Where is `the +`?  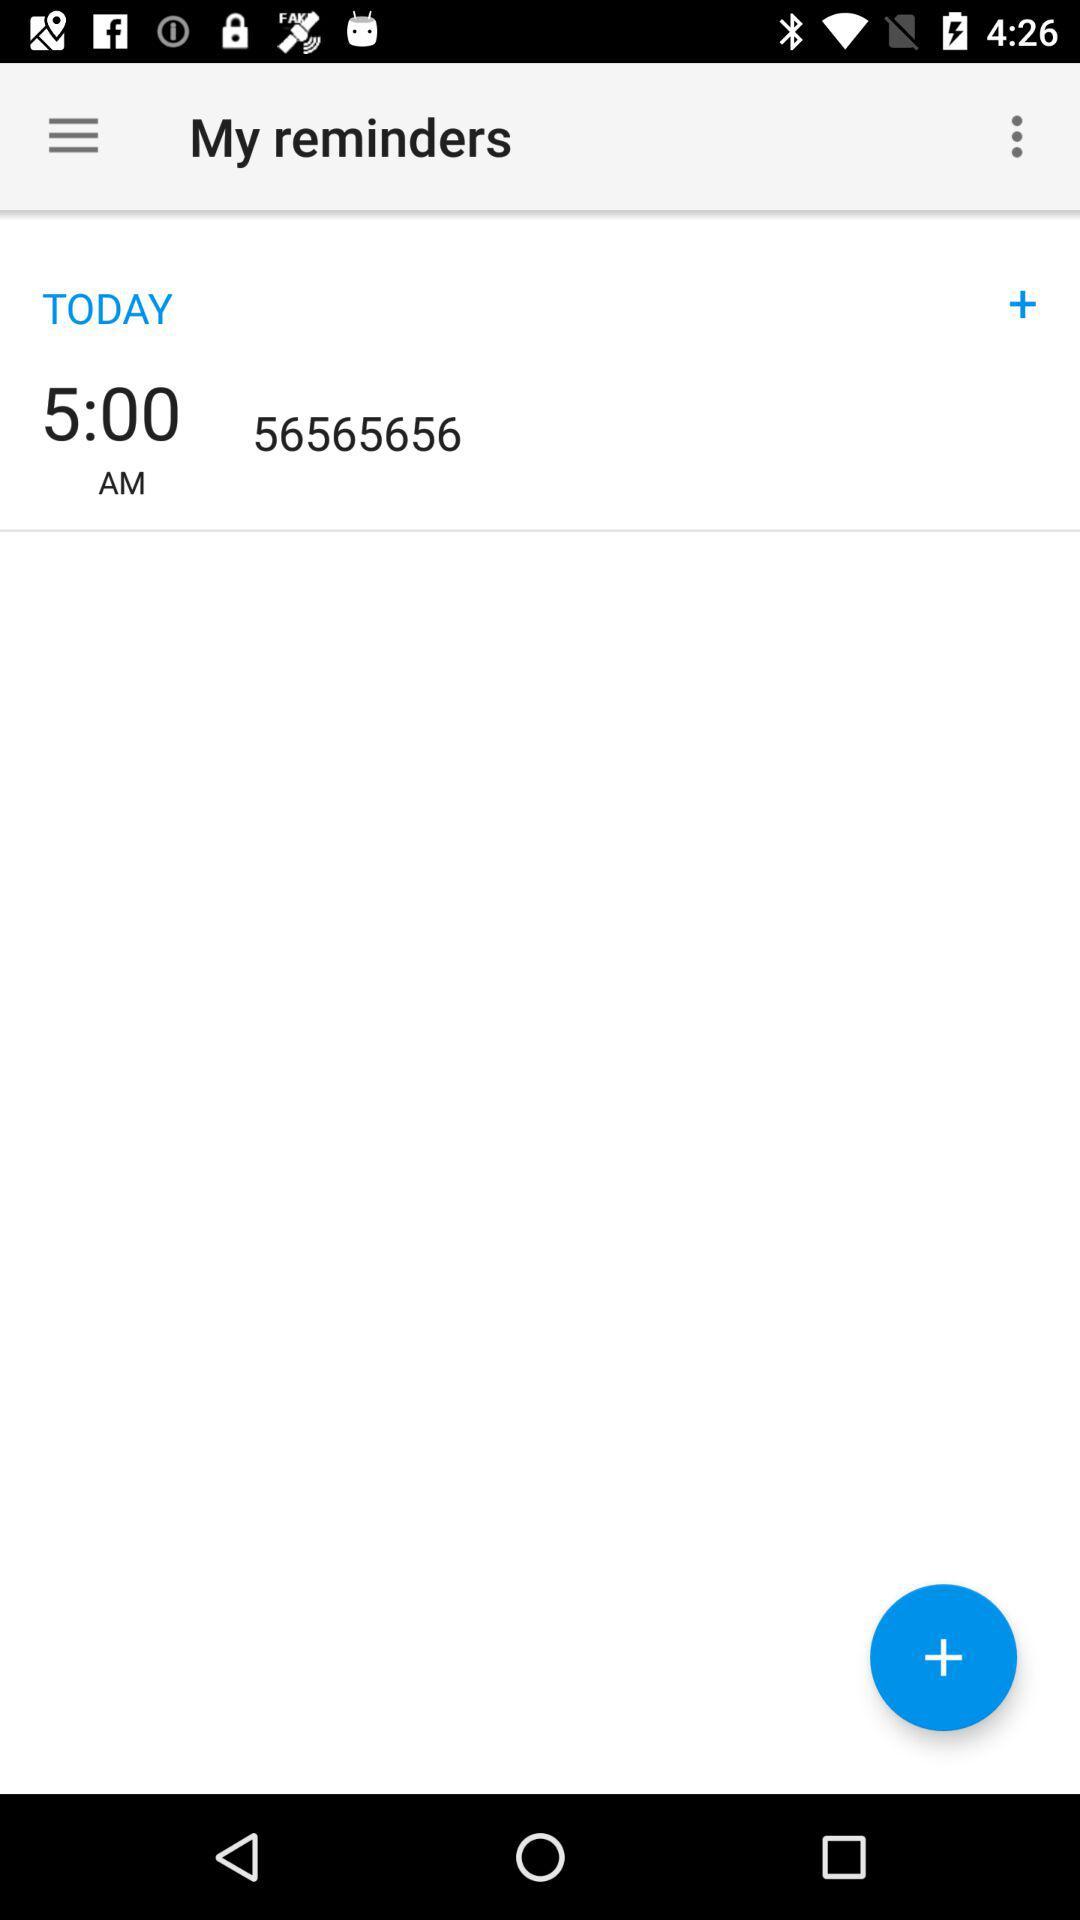 the + is located at coordinates (1022, 282).